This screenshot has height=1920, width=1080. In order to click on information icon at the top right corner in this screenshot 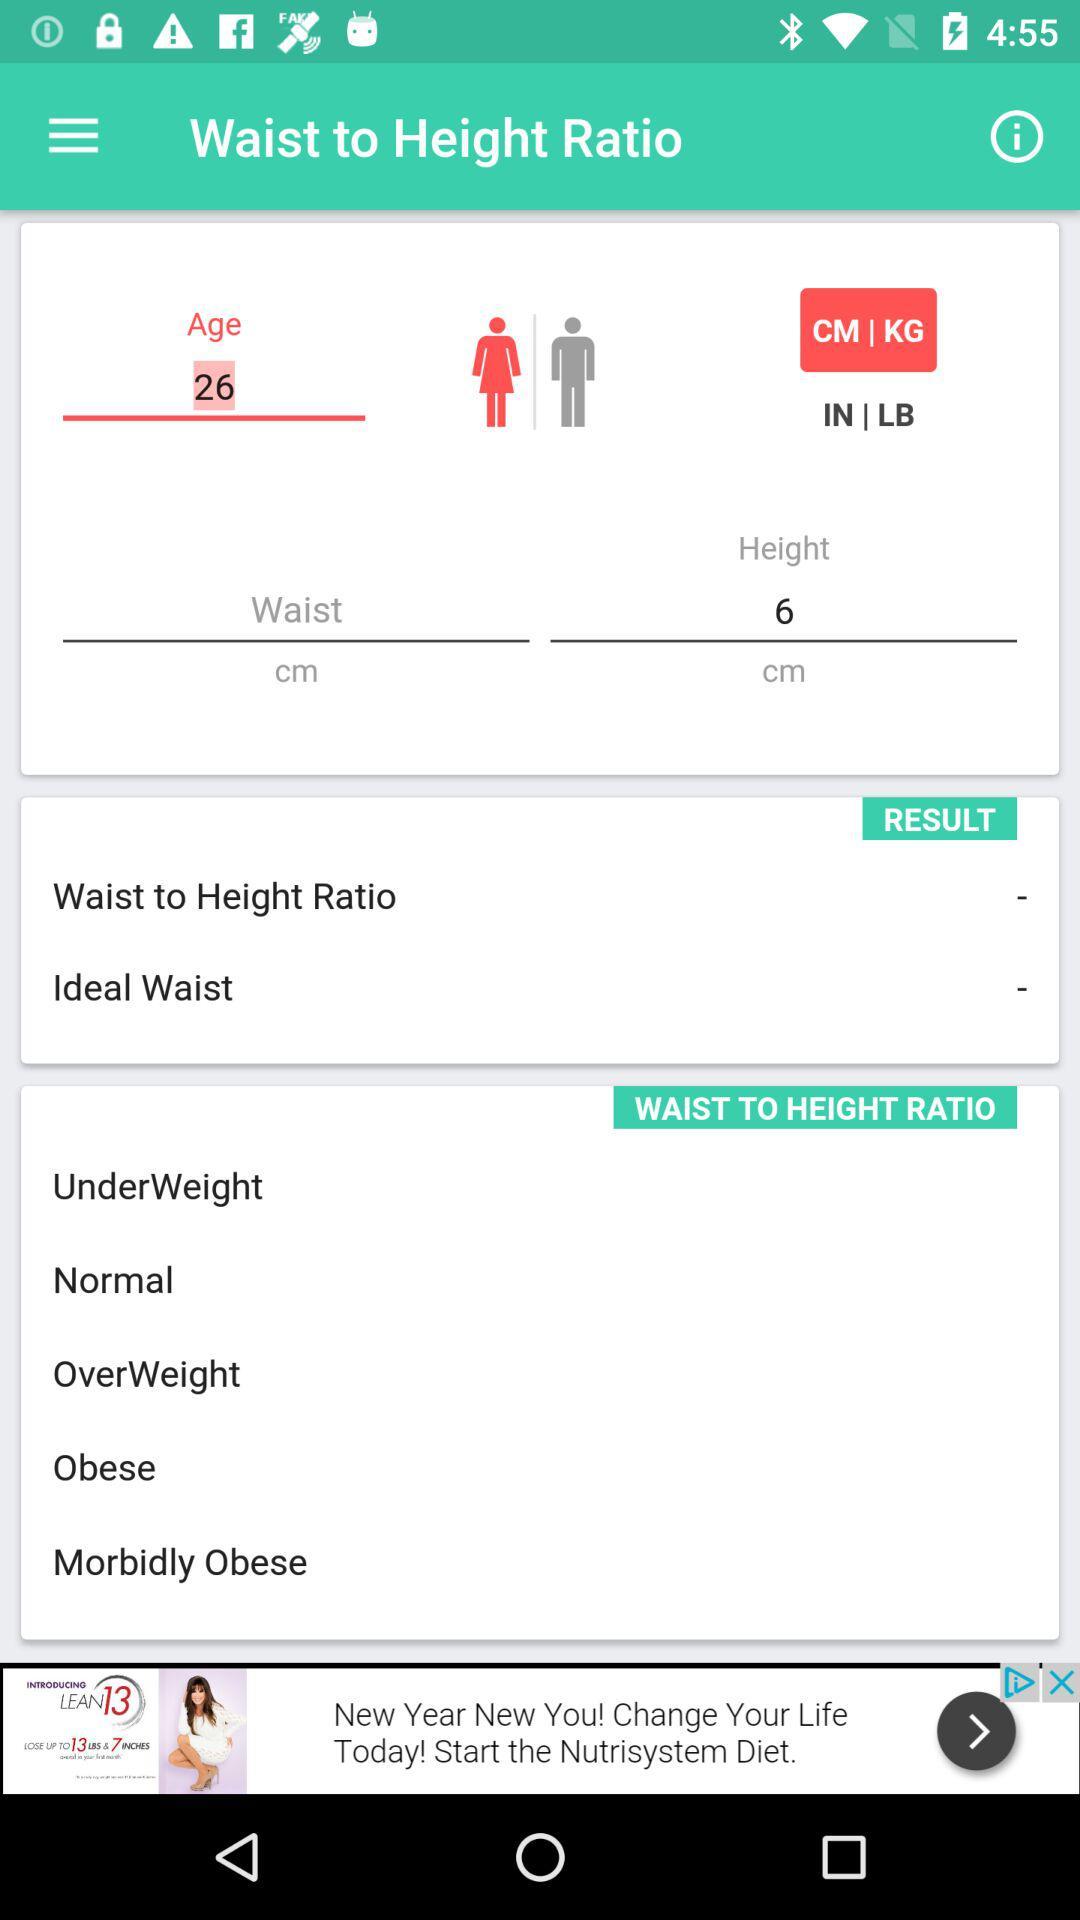, I will do `click(1017, 136)`.